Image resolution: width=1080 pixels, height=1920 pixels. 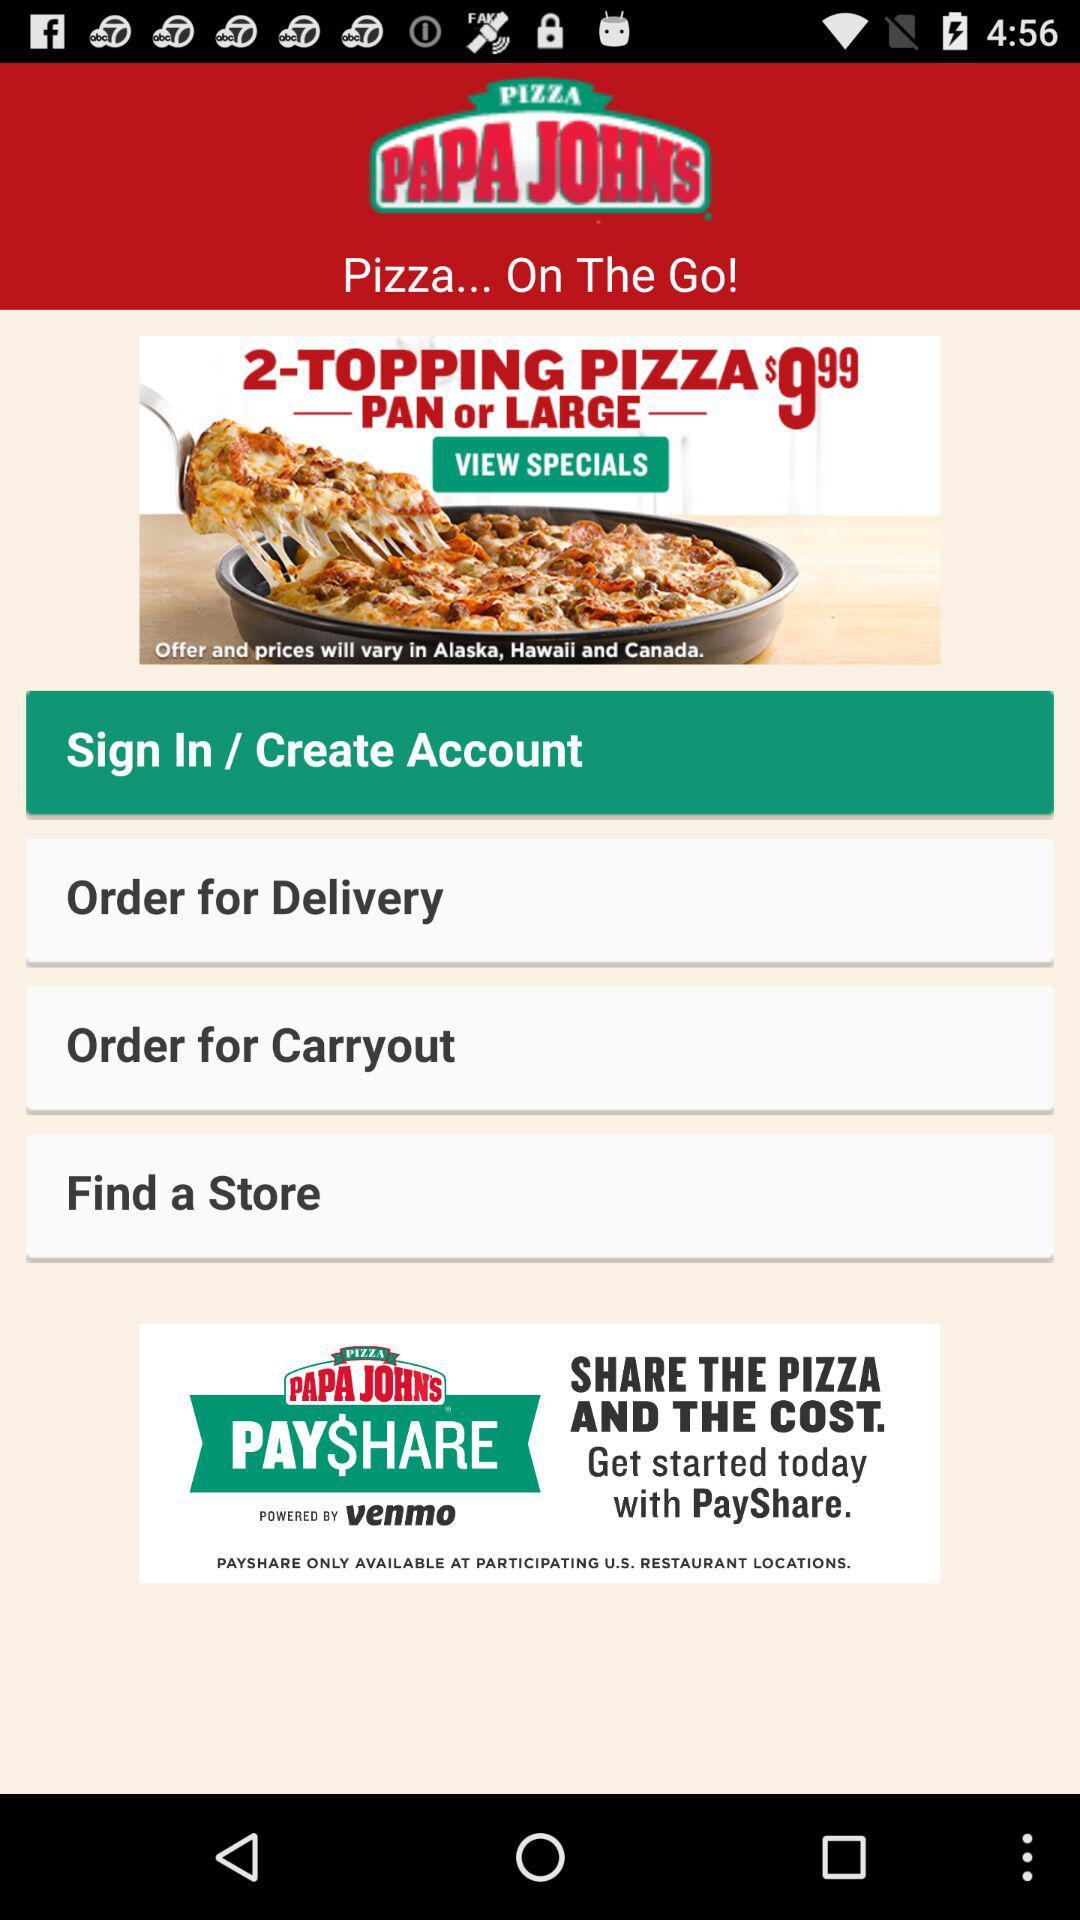 I want to click on picture of special deal, so click(x=540, y=500).